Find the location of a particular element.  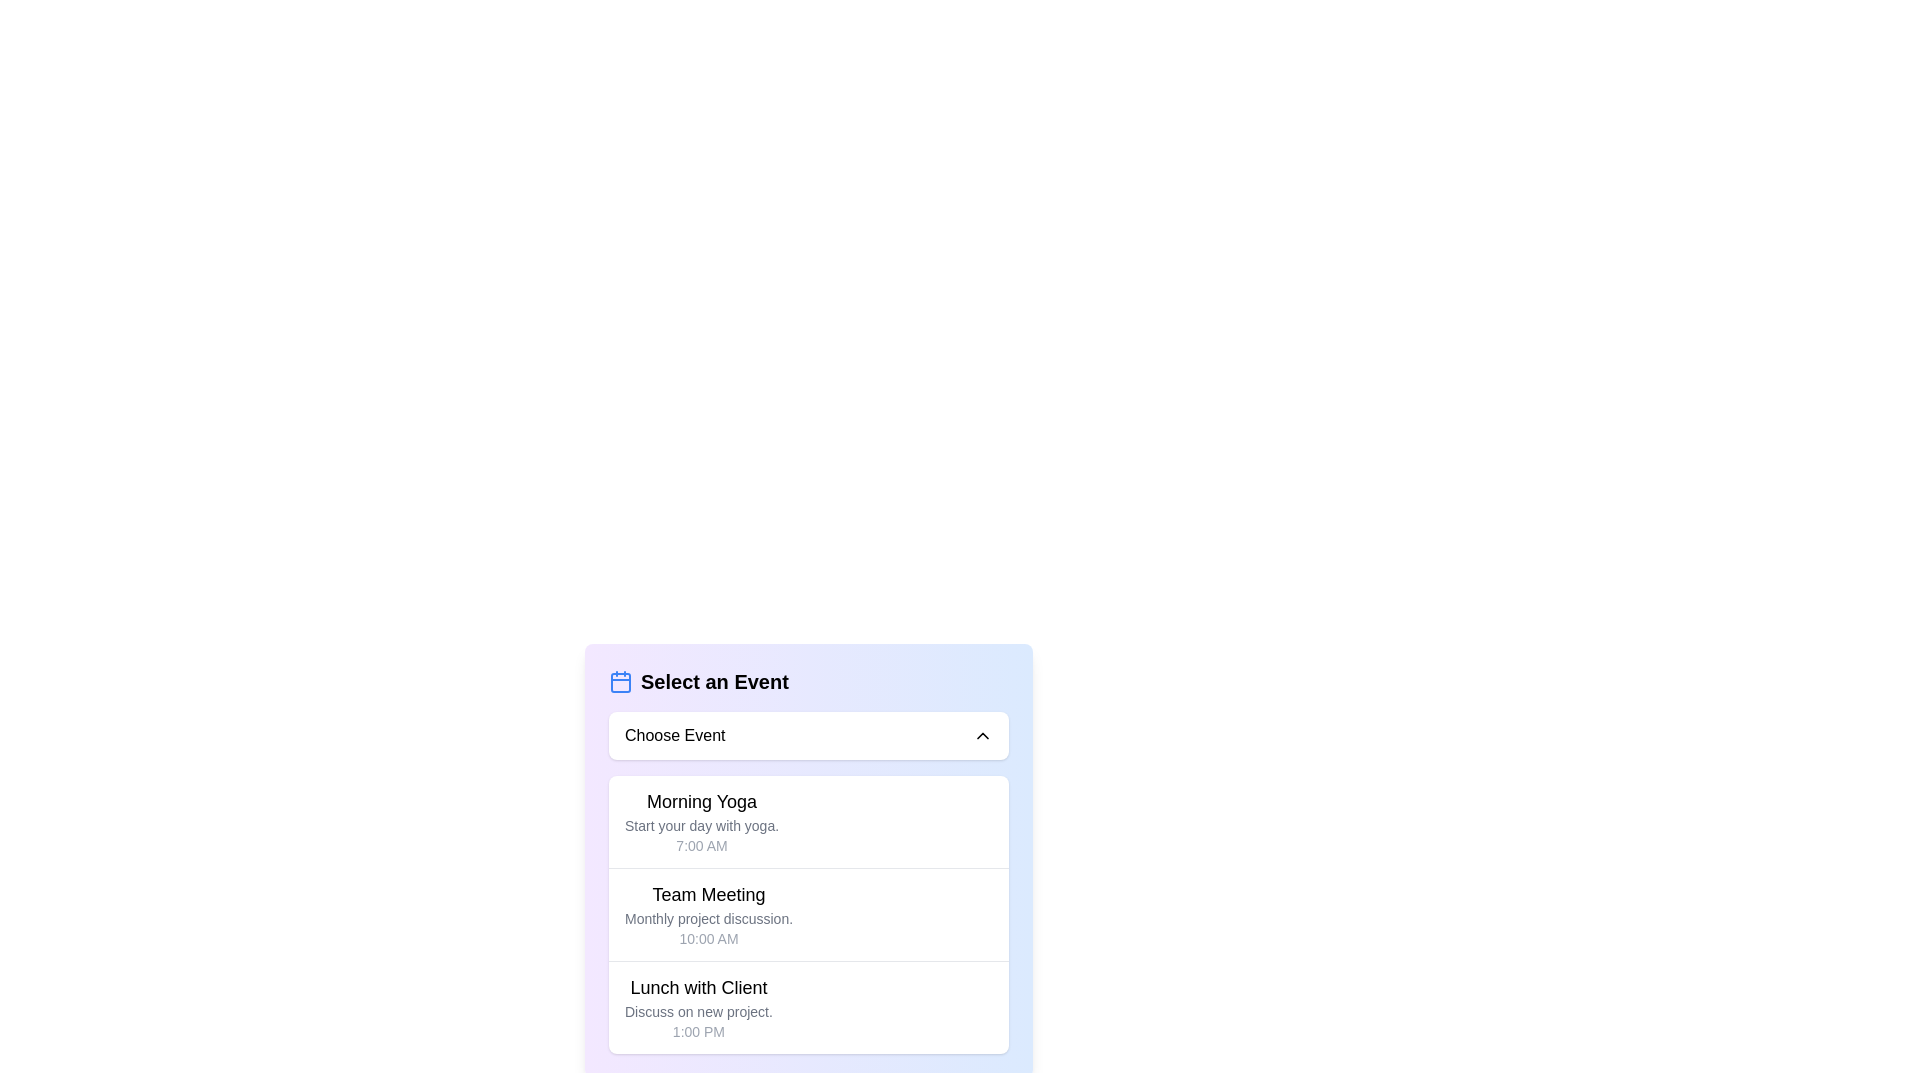

the event title text that identifies a specific event, positioned above the texts 'Monthly project discussion.' and '10:00 AM' is located at coordinates (709, 893).